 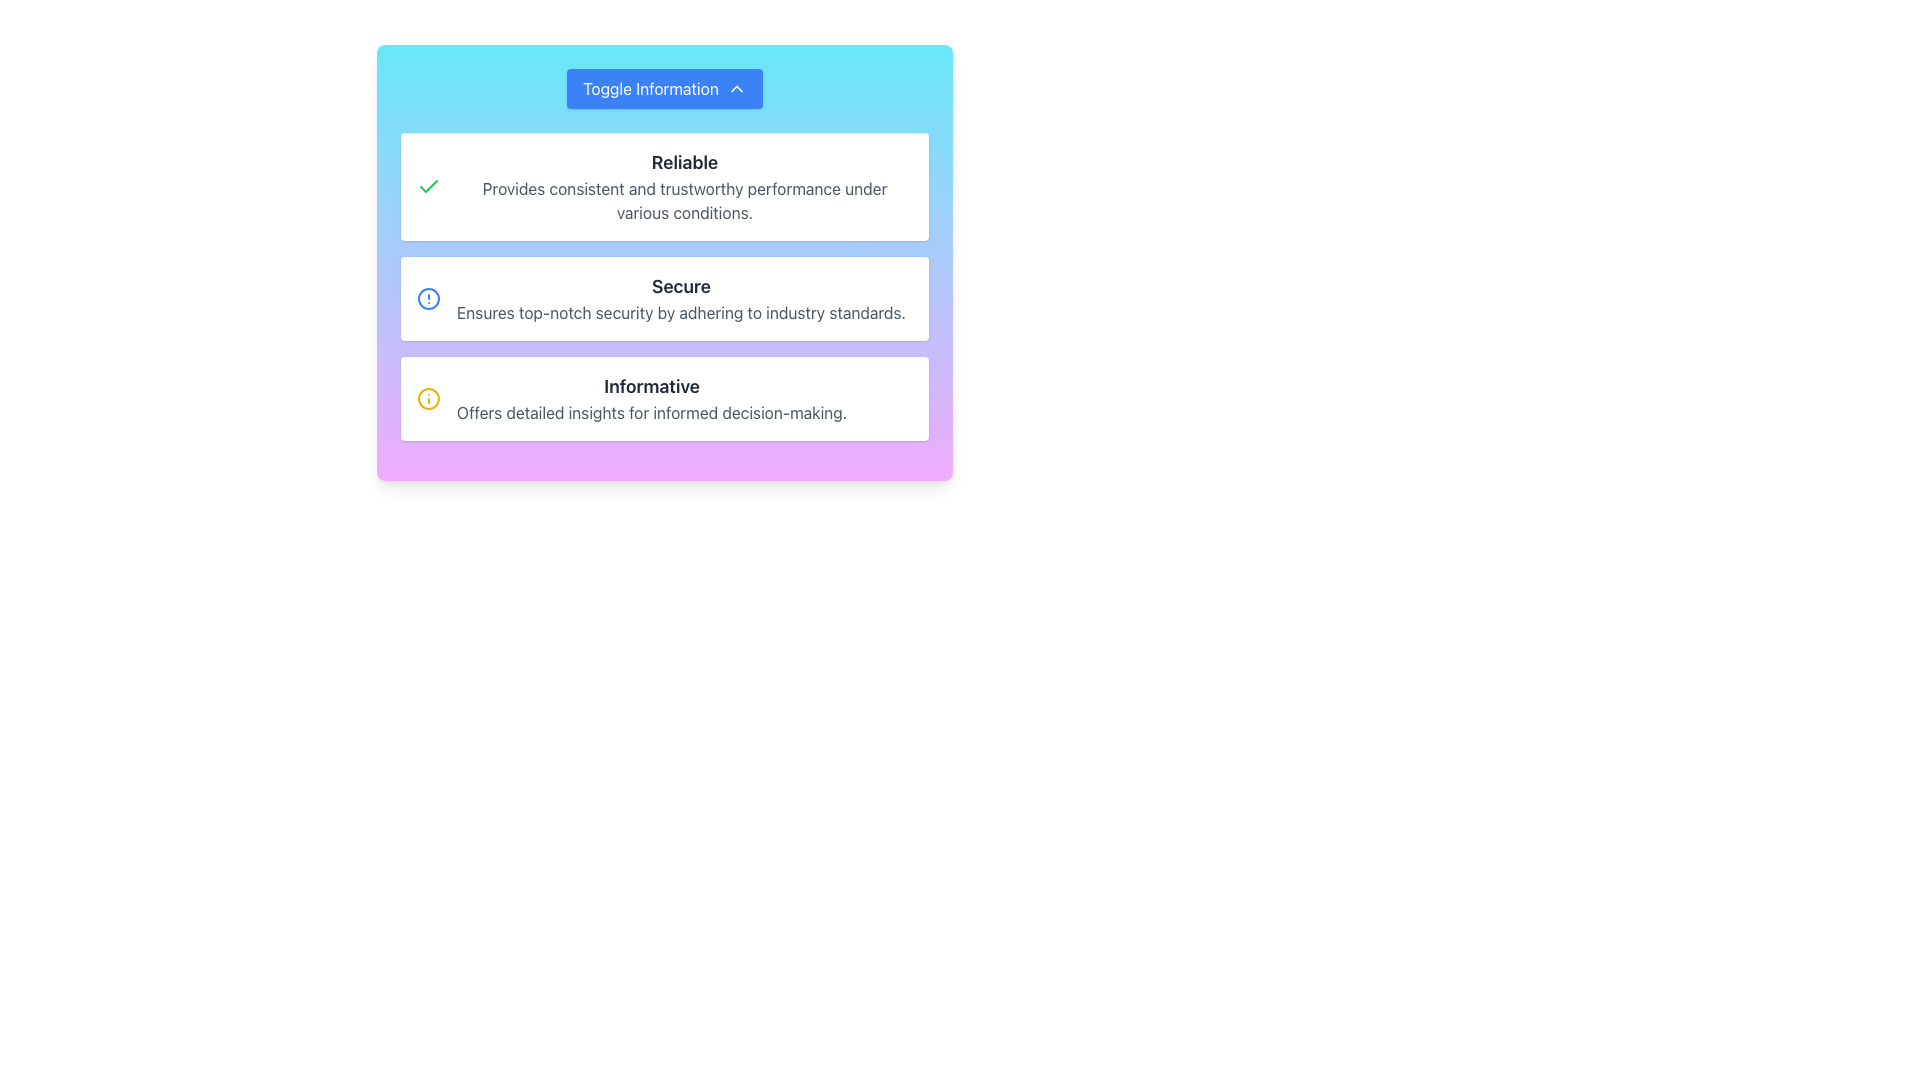 What do you see at coordinates (665, 398) in the screenshot?
I see `the Information card element titled 'Informative', which is the third entry in the list of information cards` at bounding box center [665, 398].